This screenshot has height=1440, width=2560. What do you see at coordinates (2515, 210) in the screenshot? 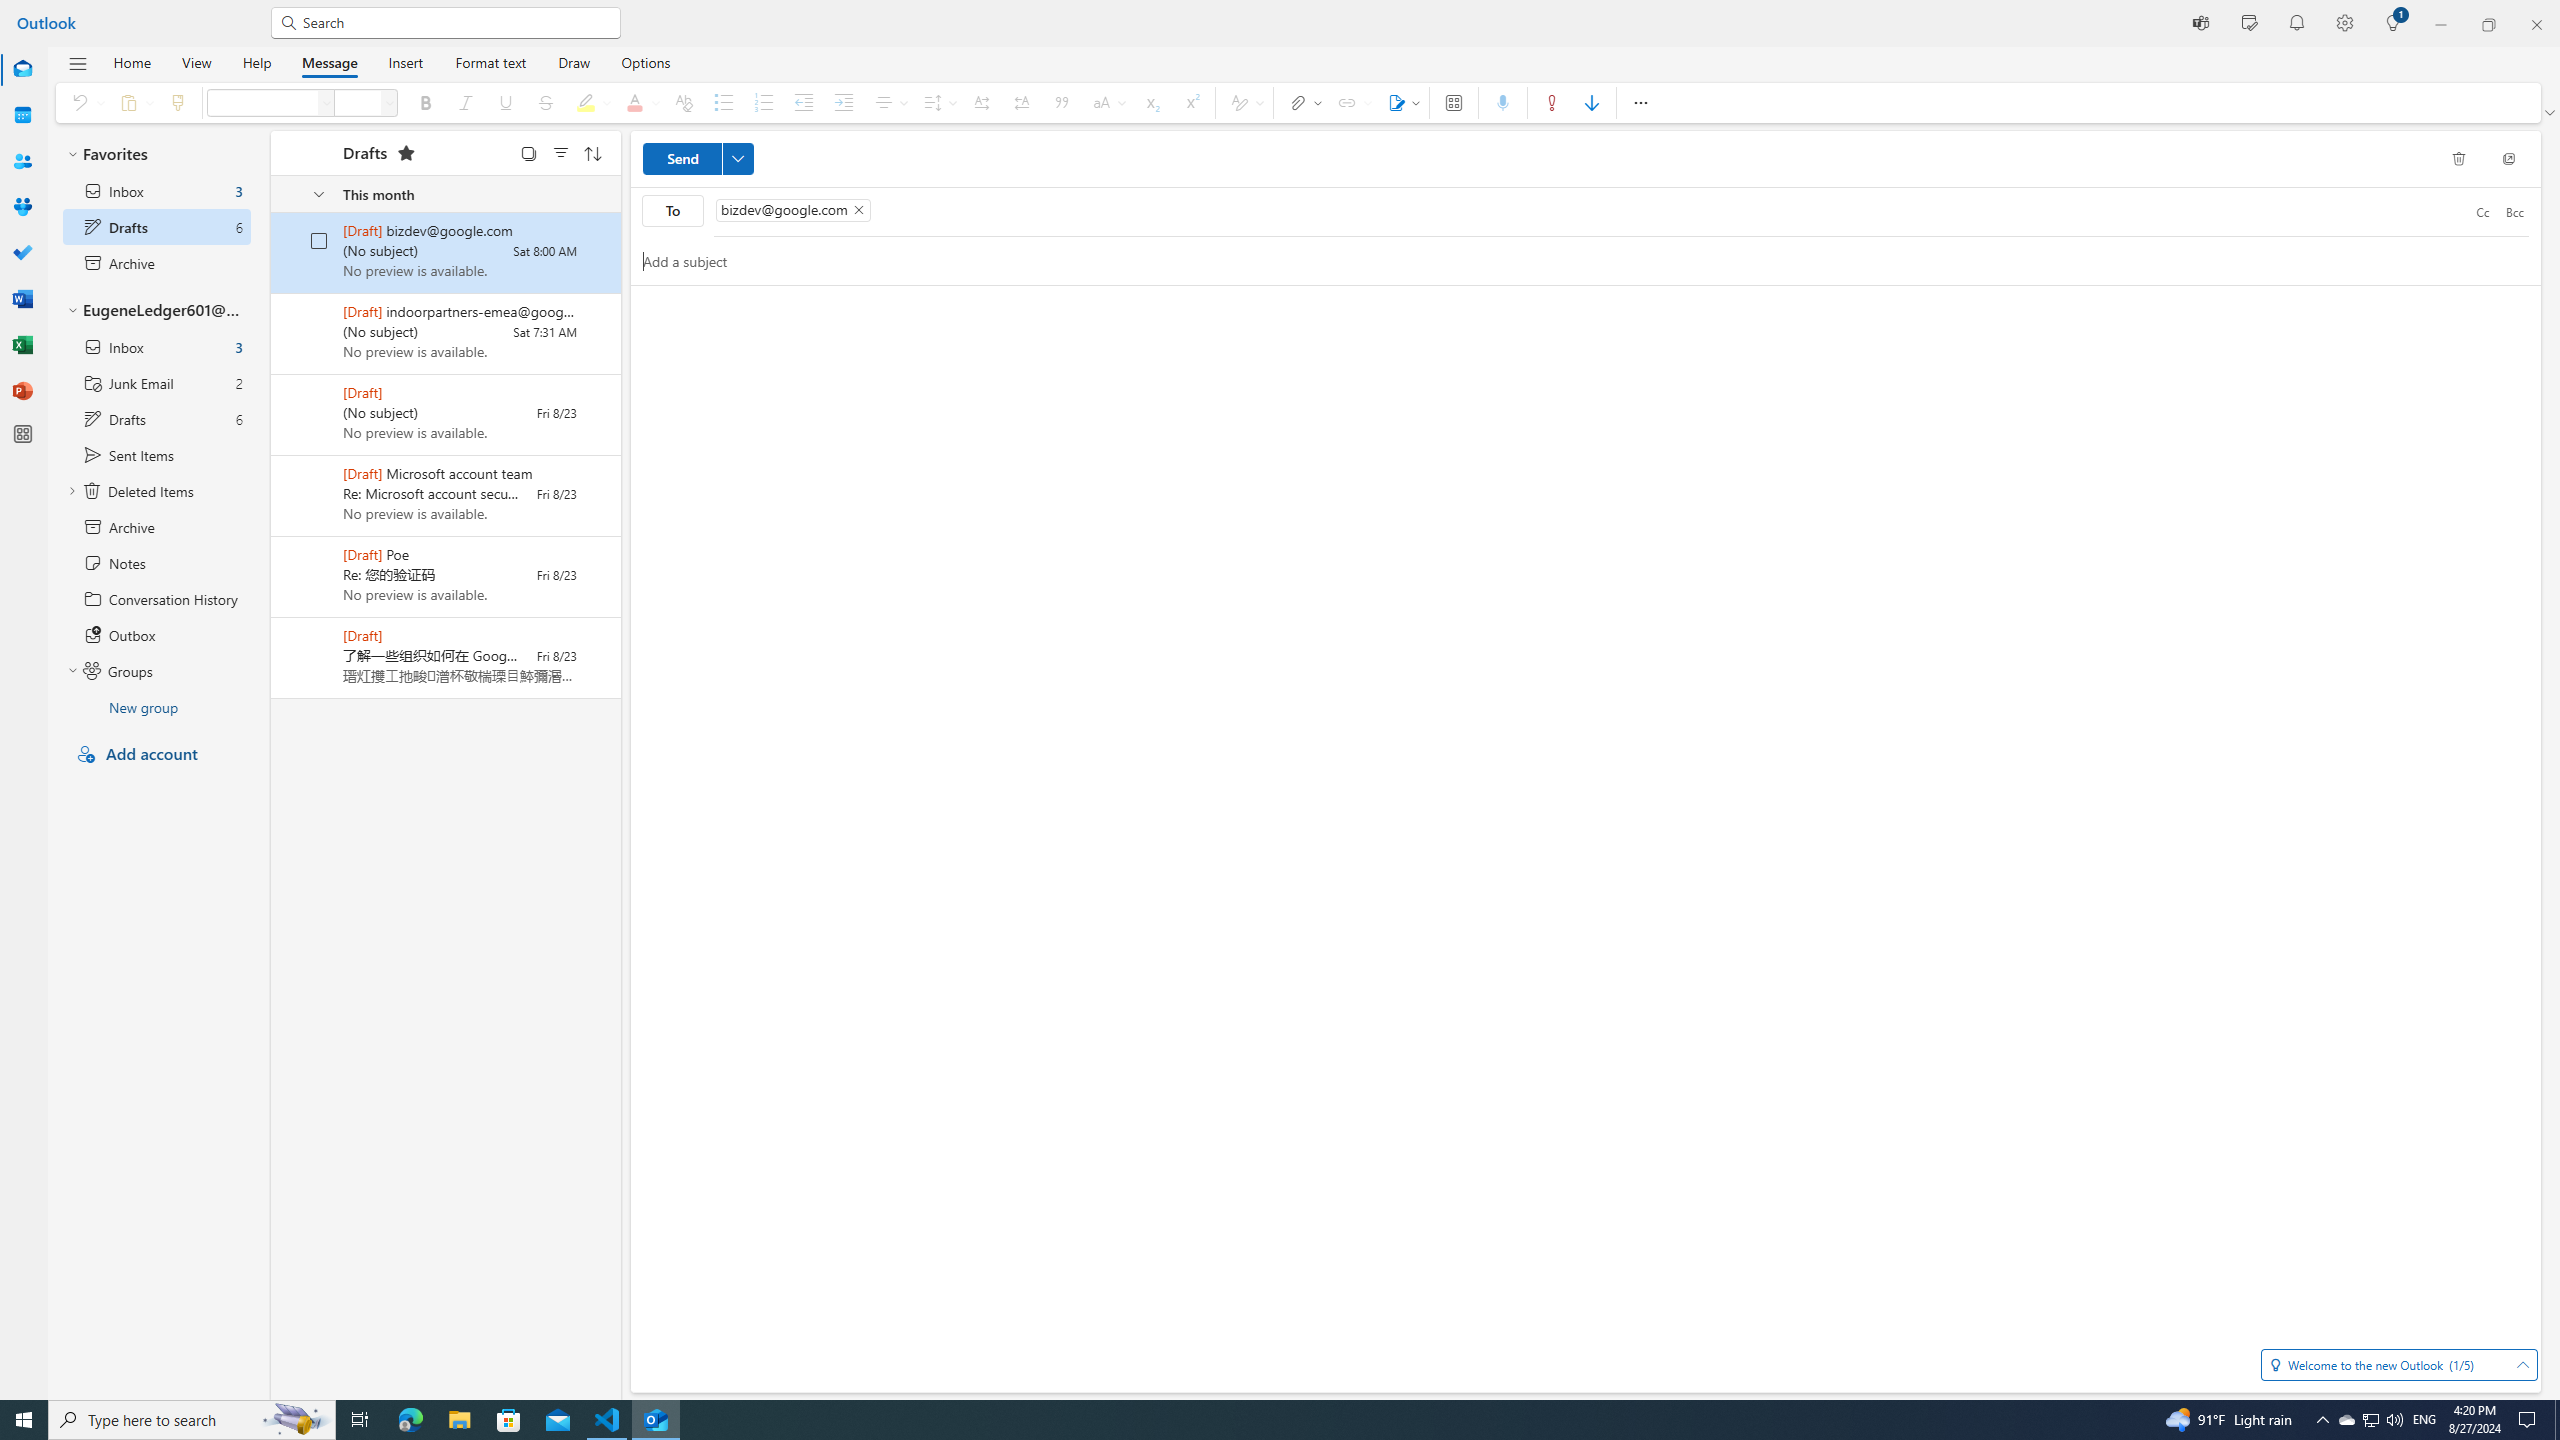
I see `'Bcc'` at bounding box center [2515, 210].